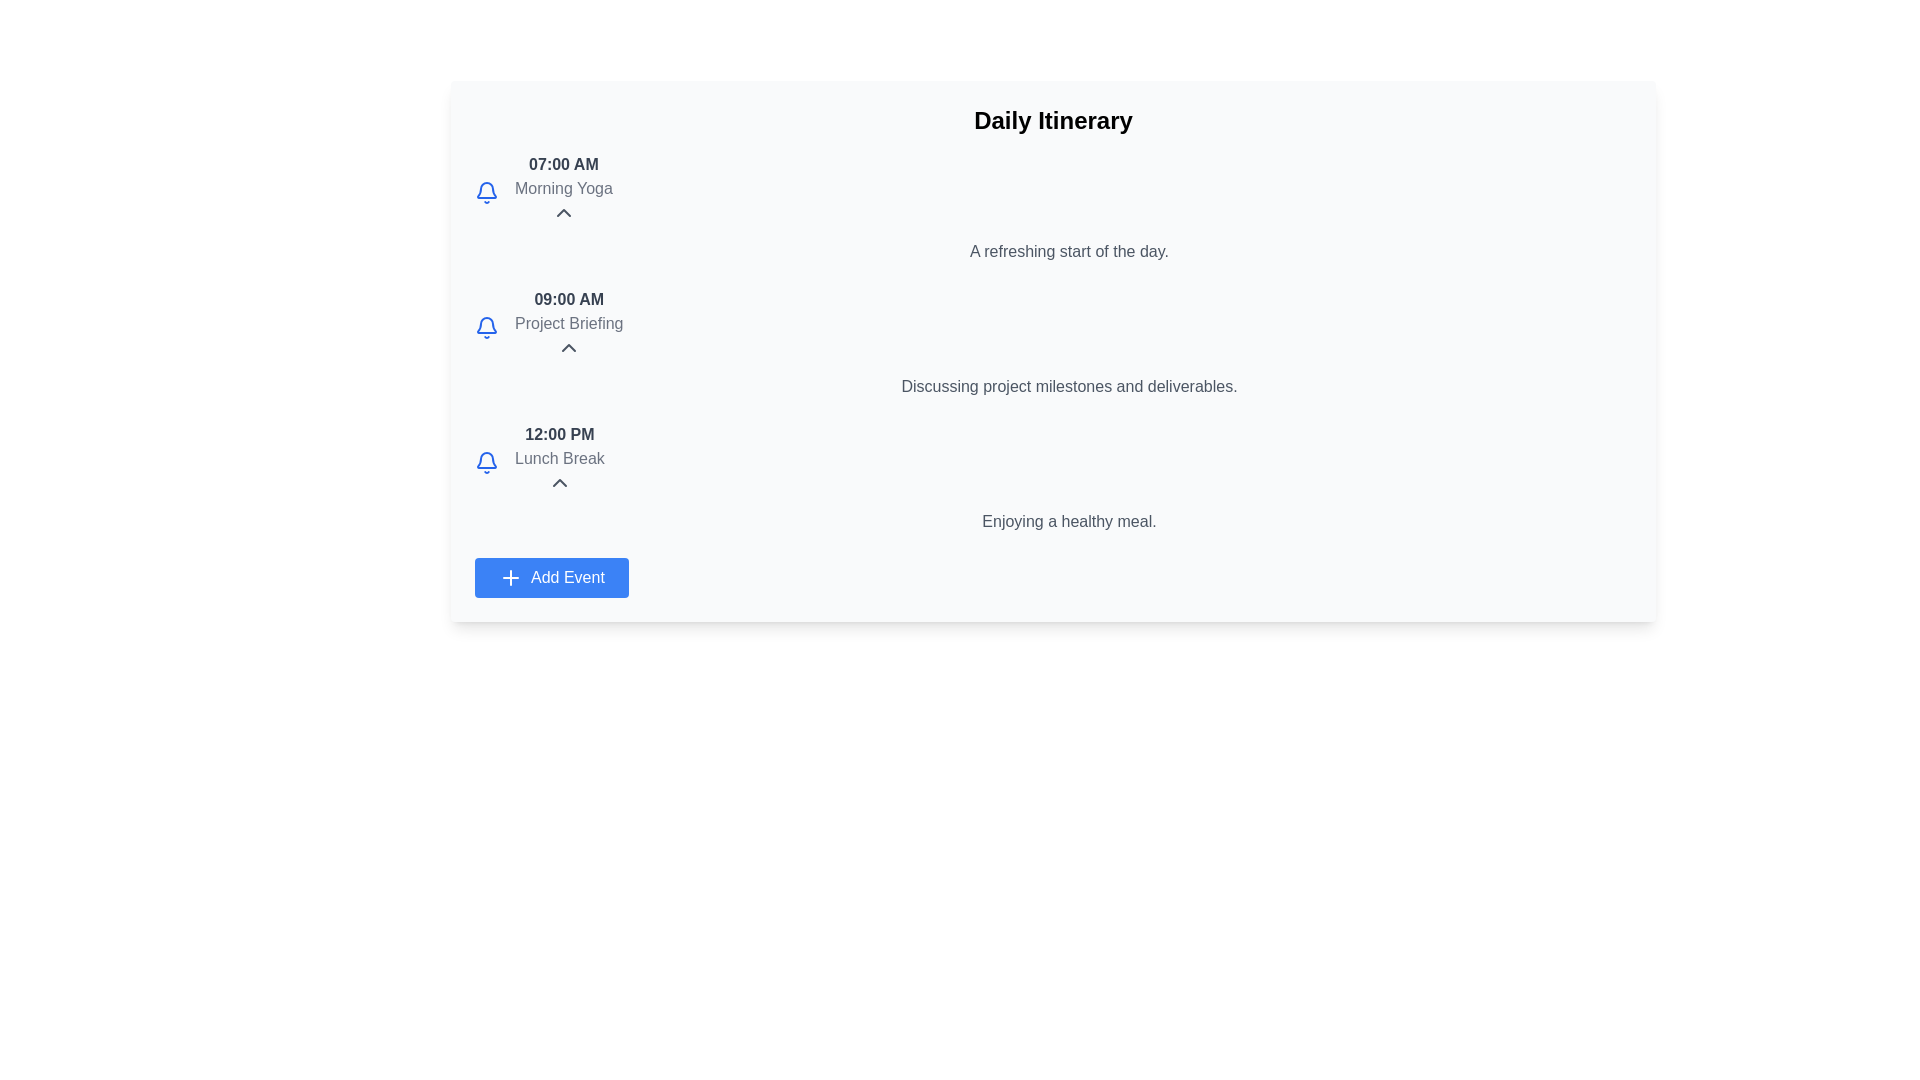  I want to click on the '+' icon located to the left of the 'Add Event' button, which is styled with a clean vector graphic design, so click(510, 578).